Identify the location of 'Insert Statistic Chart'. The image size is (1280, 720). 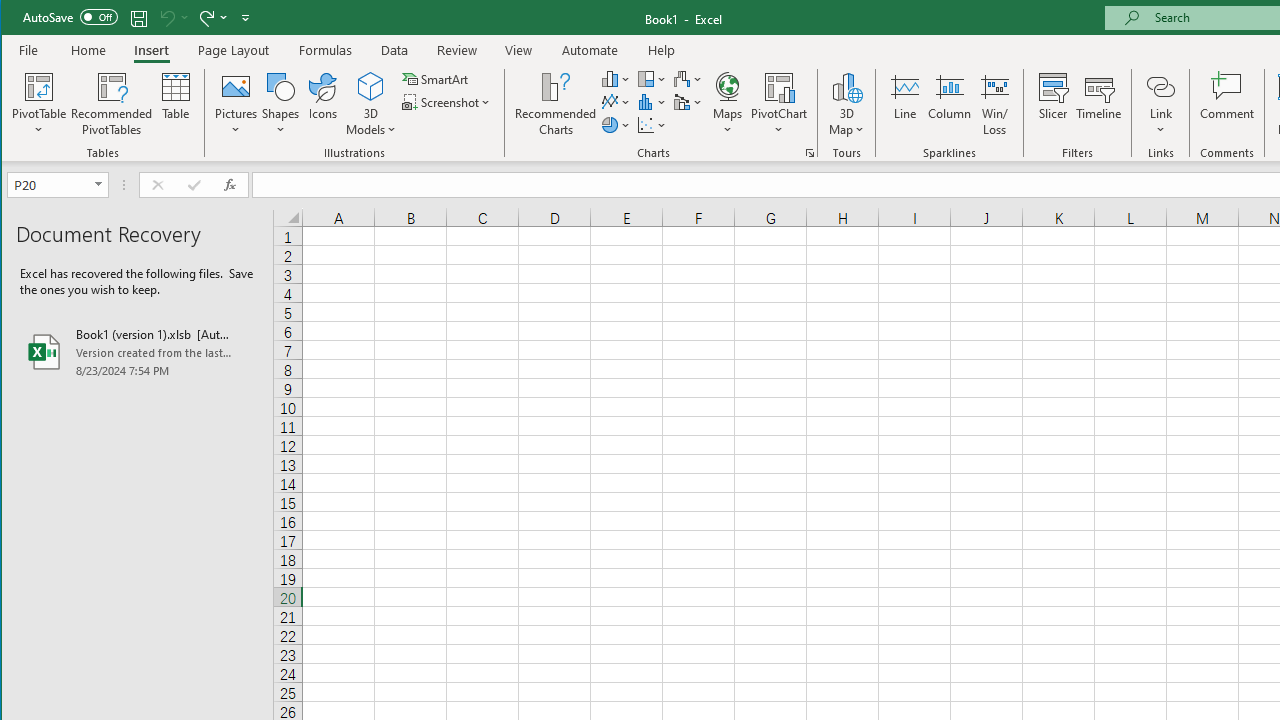
(652, 102).